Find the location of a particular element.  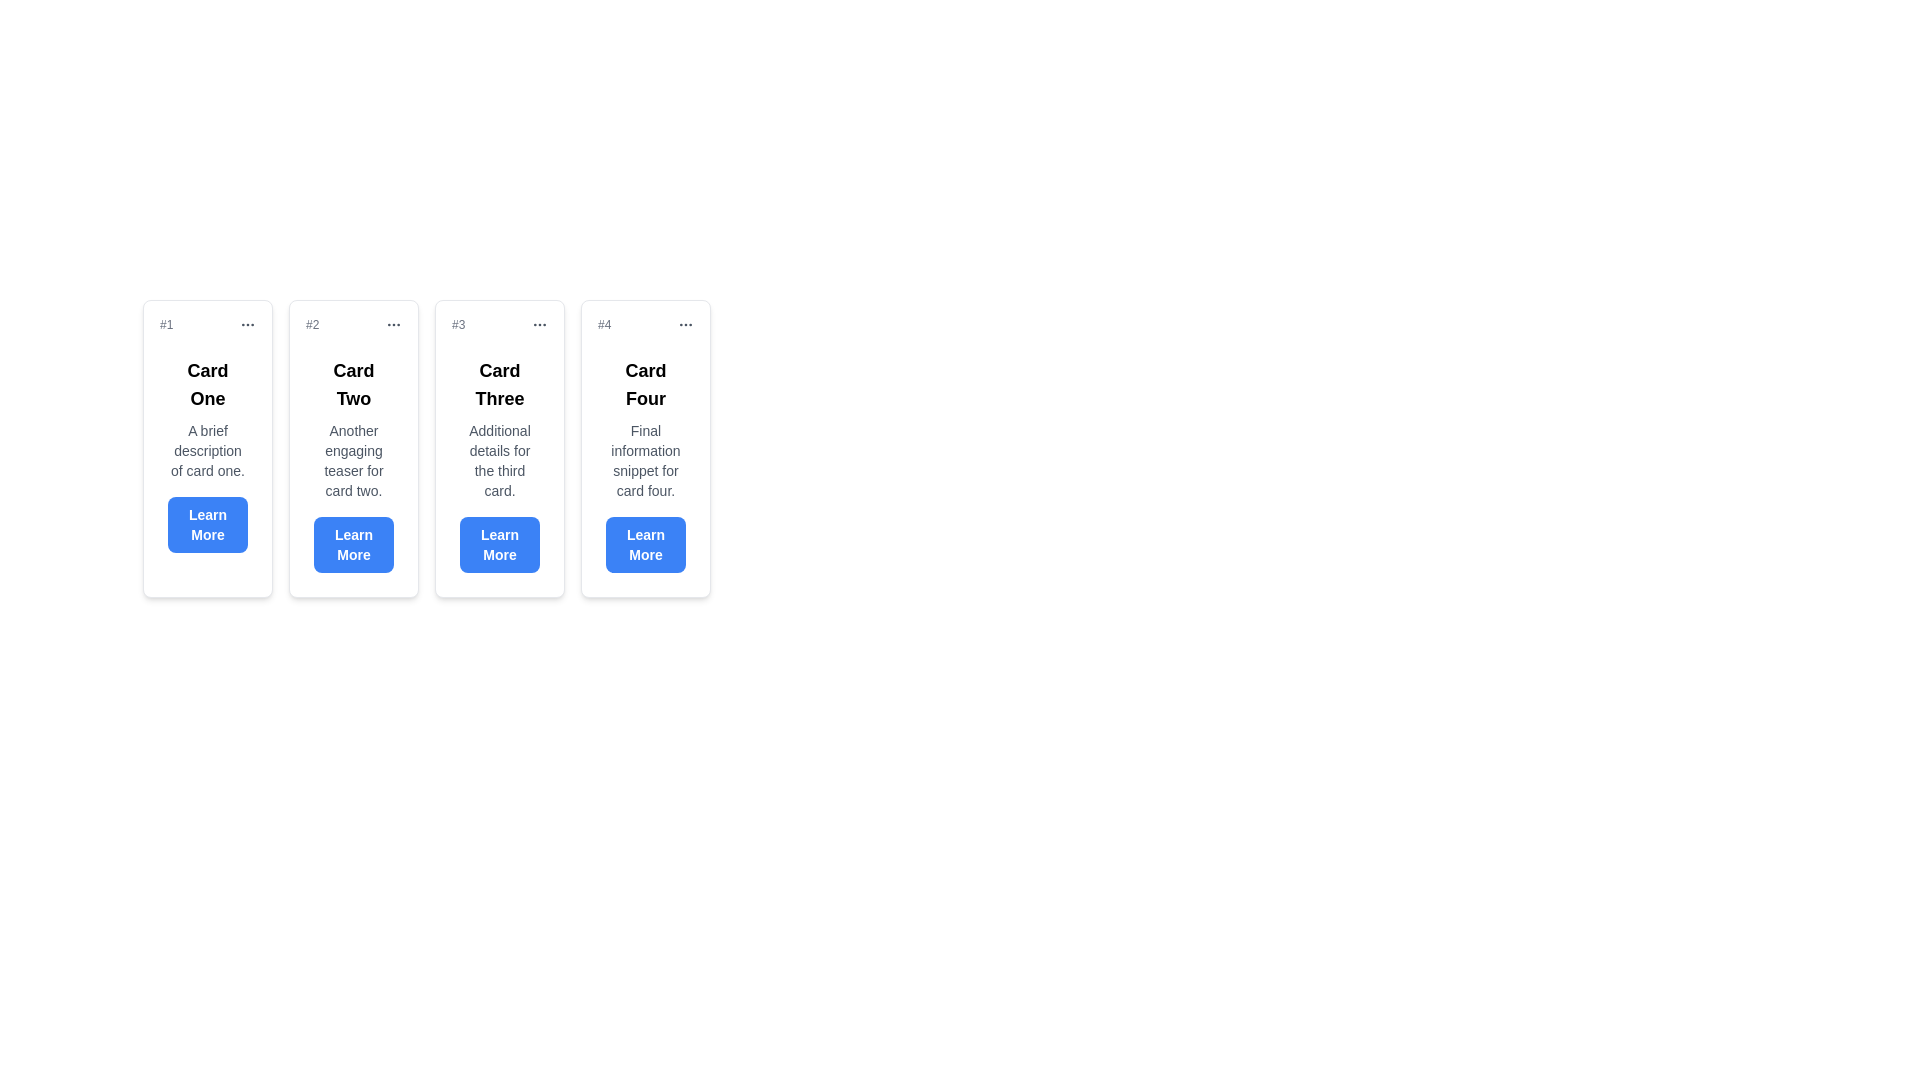

the 'Learn More' button located at the bottom of 'Card Two' is located at coordinates (354, 544).